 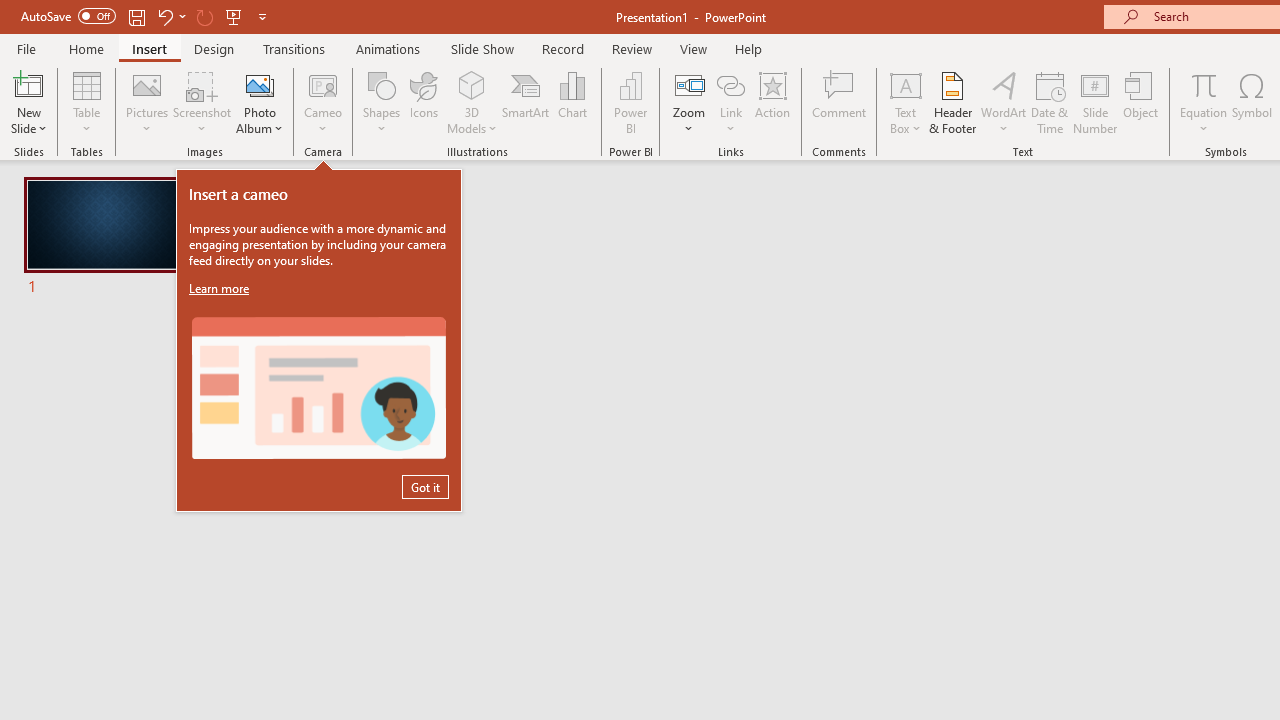 What do you see at coordinates (730, 103) in the screenshot?
I see `'Link'` at bounding box center [730, 103].